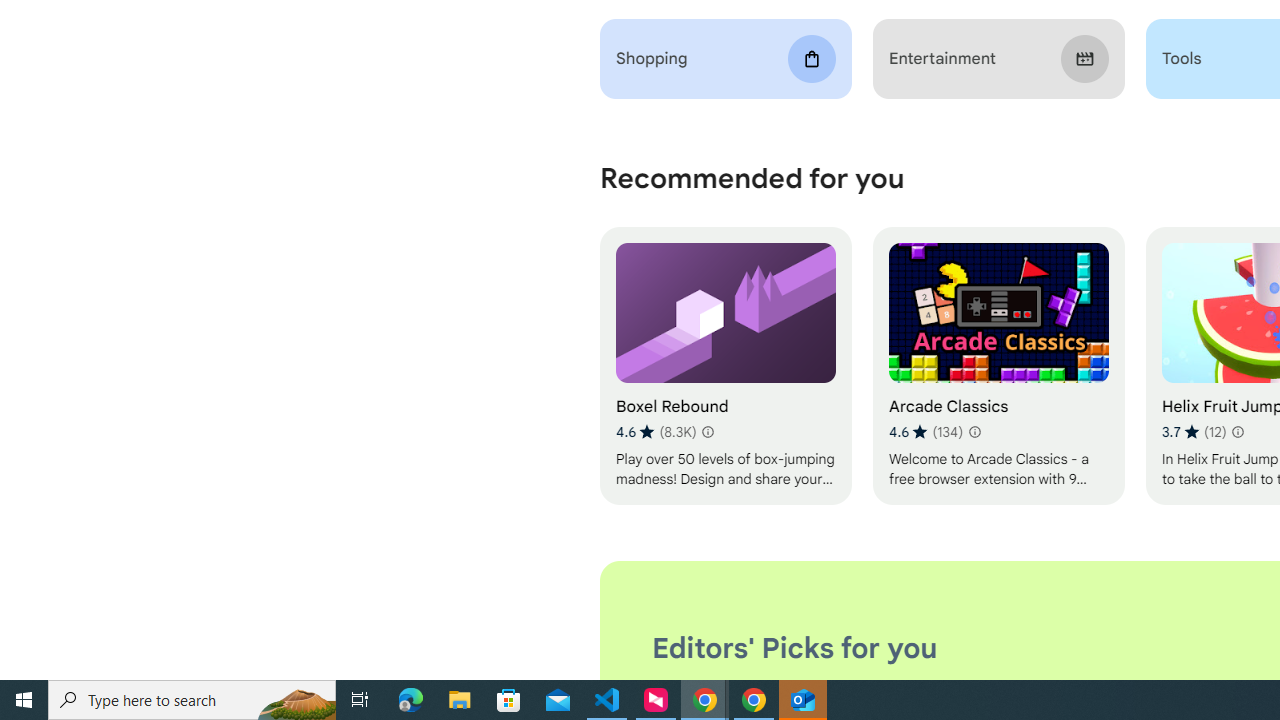 This screenshot has height=720, width=1280. What do you see at coordinates (1194, 431) in the screenshot?
I see `'Average rating 3.7 out of 5 stars. 12 ratings.'` at bounding box center [1194, 431].